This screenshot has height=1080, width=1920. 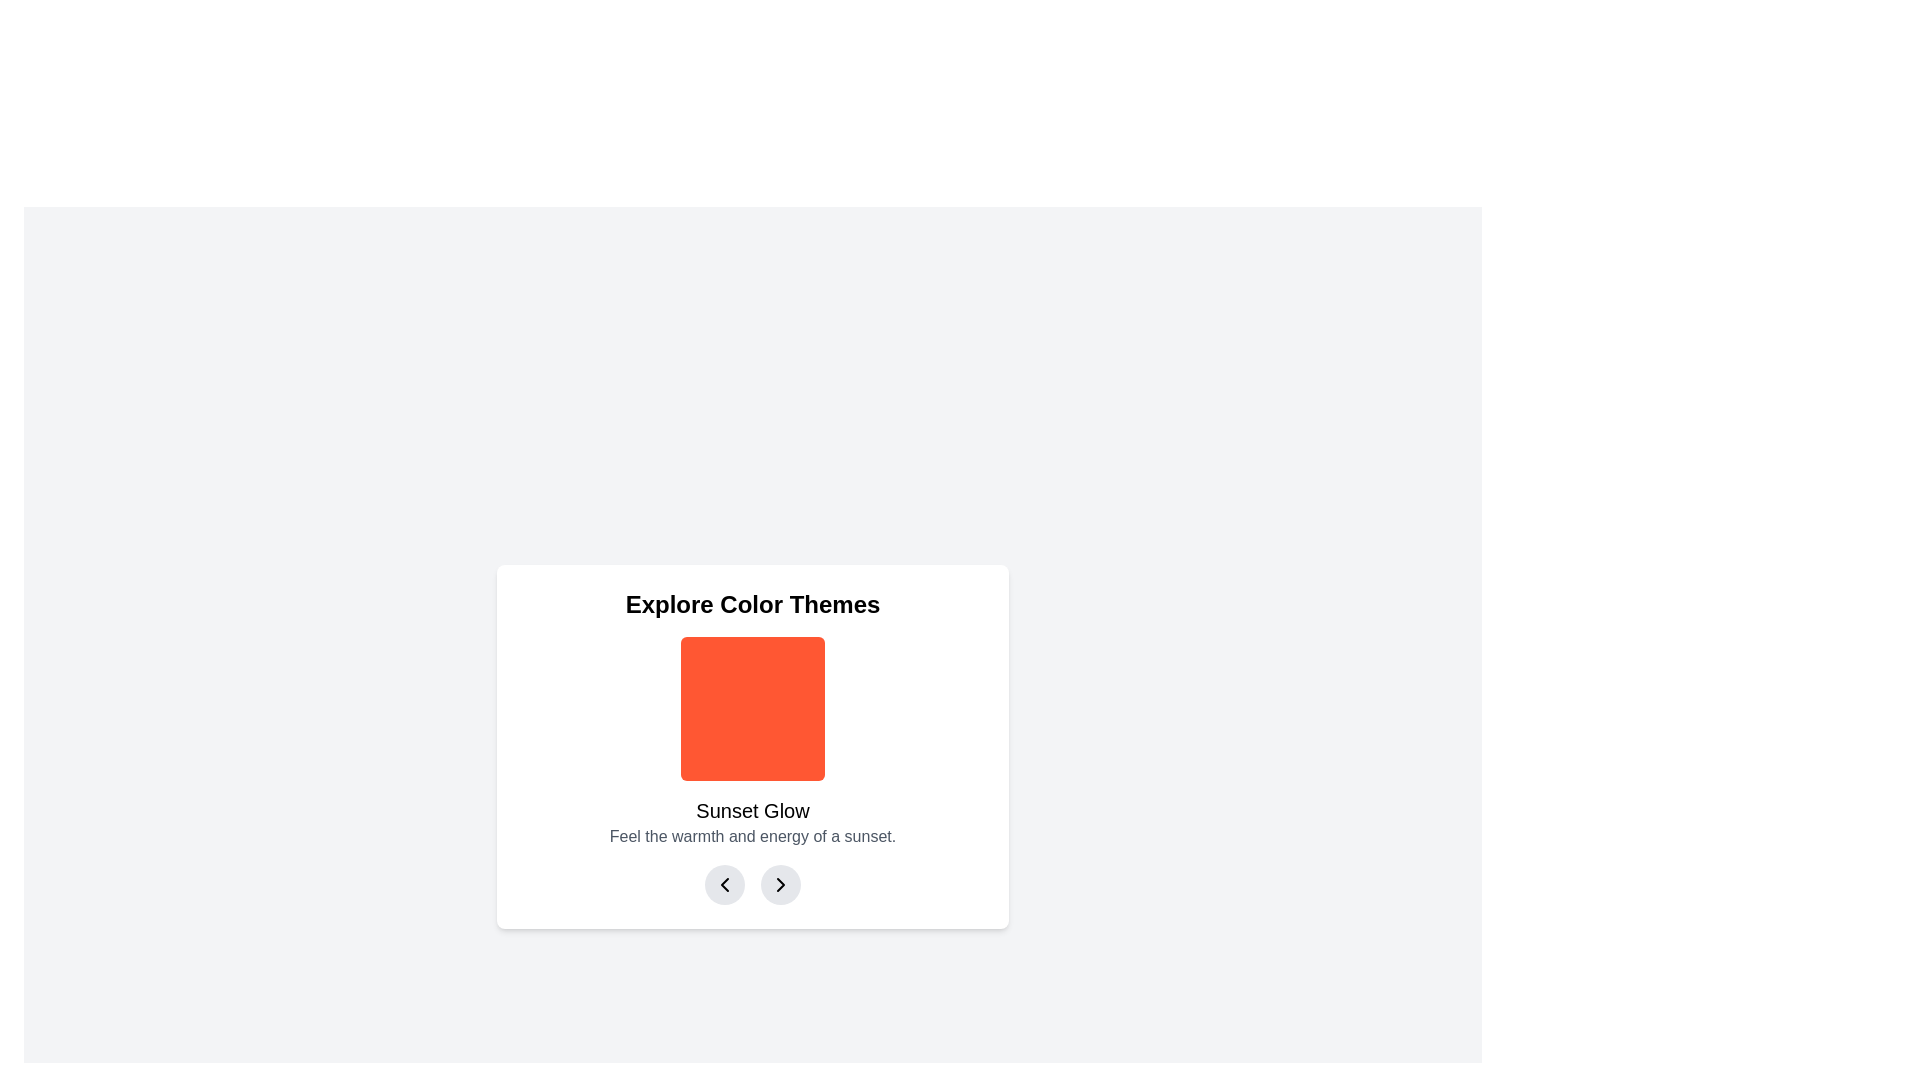 I want to click on the left-pointing SVG icon located at the lower center of the interface, so click(x=723, y=883).